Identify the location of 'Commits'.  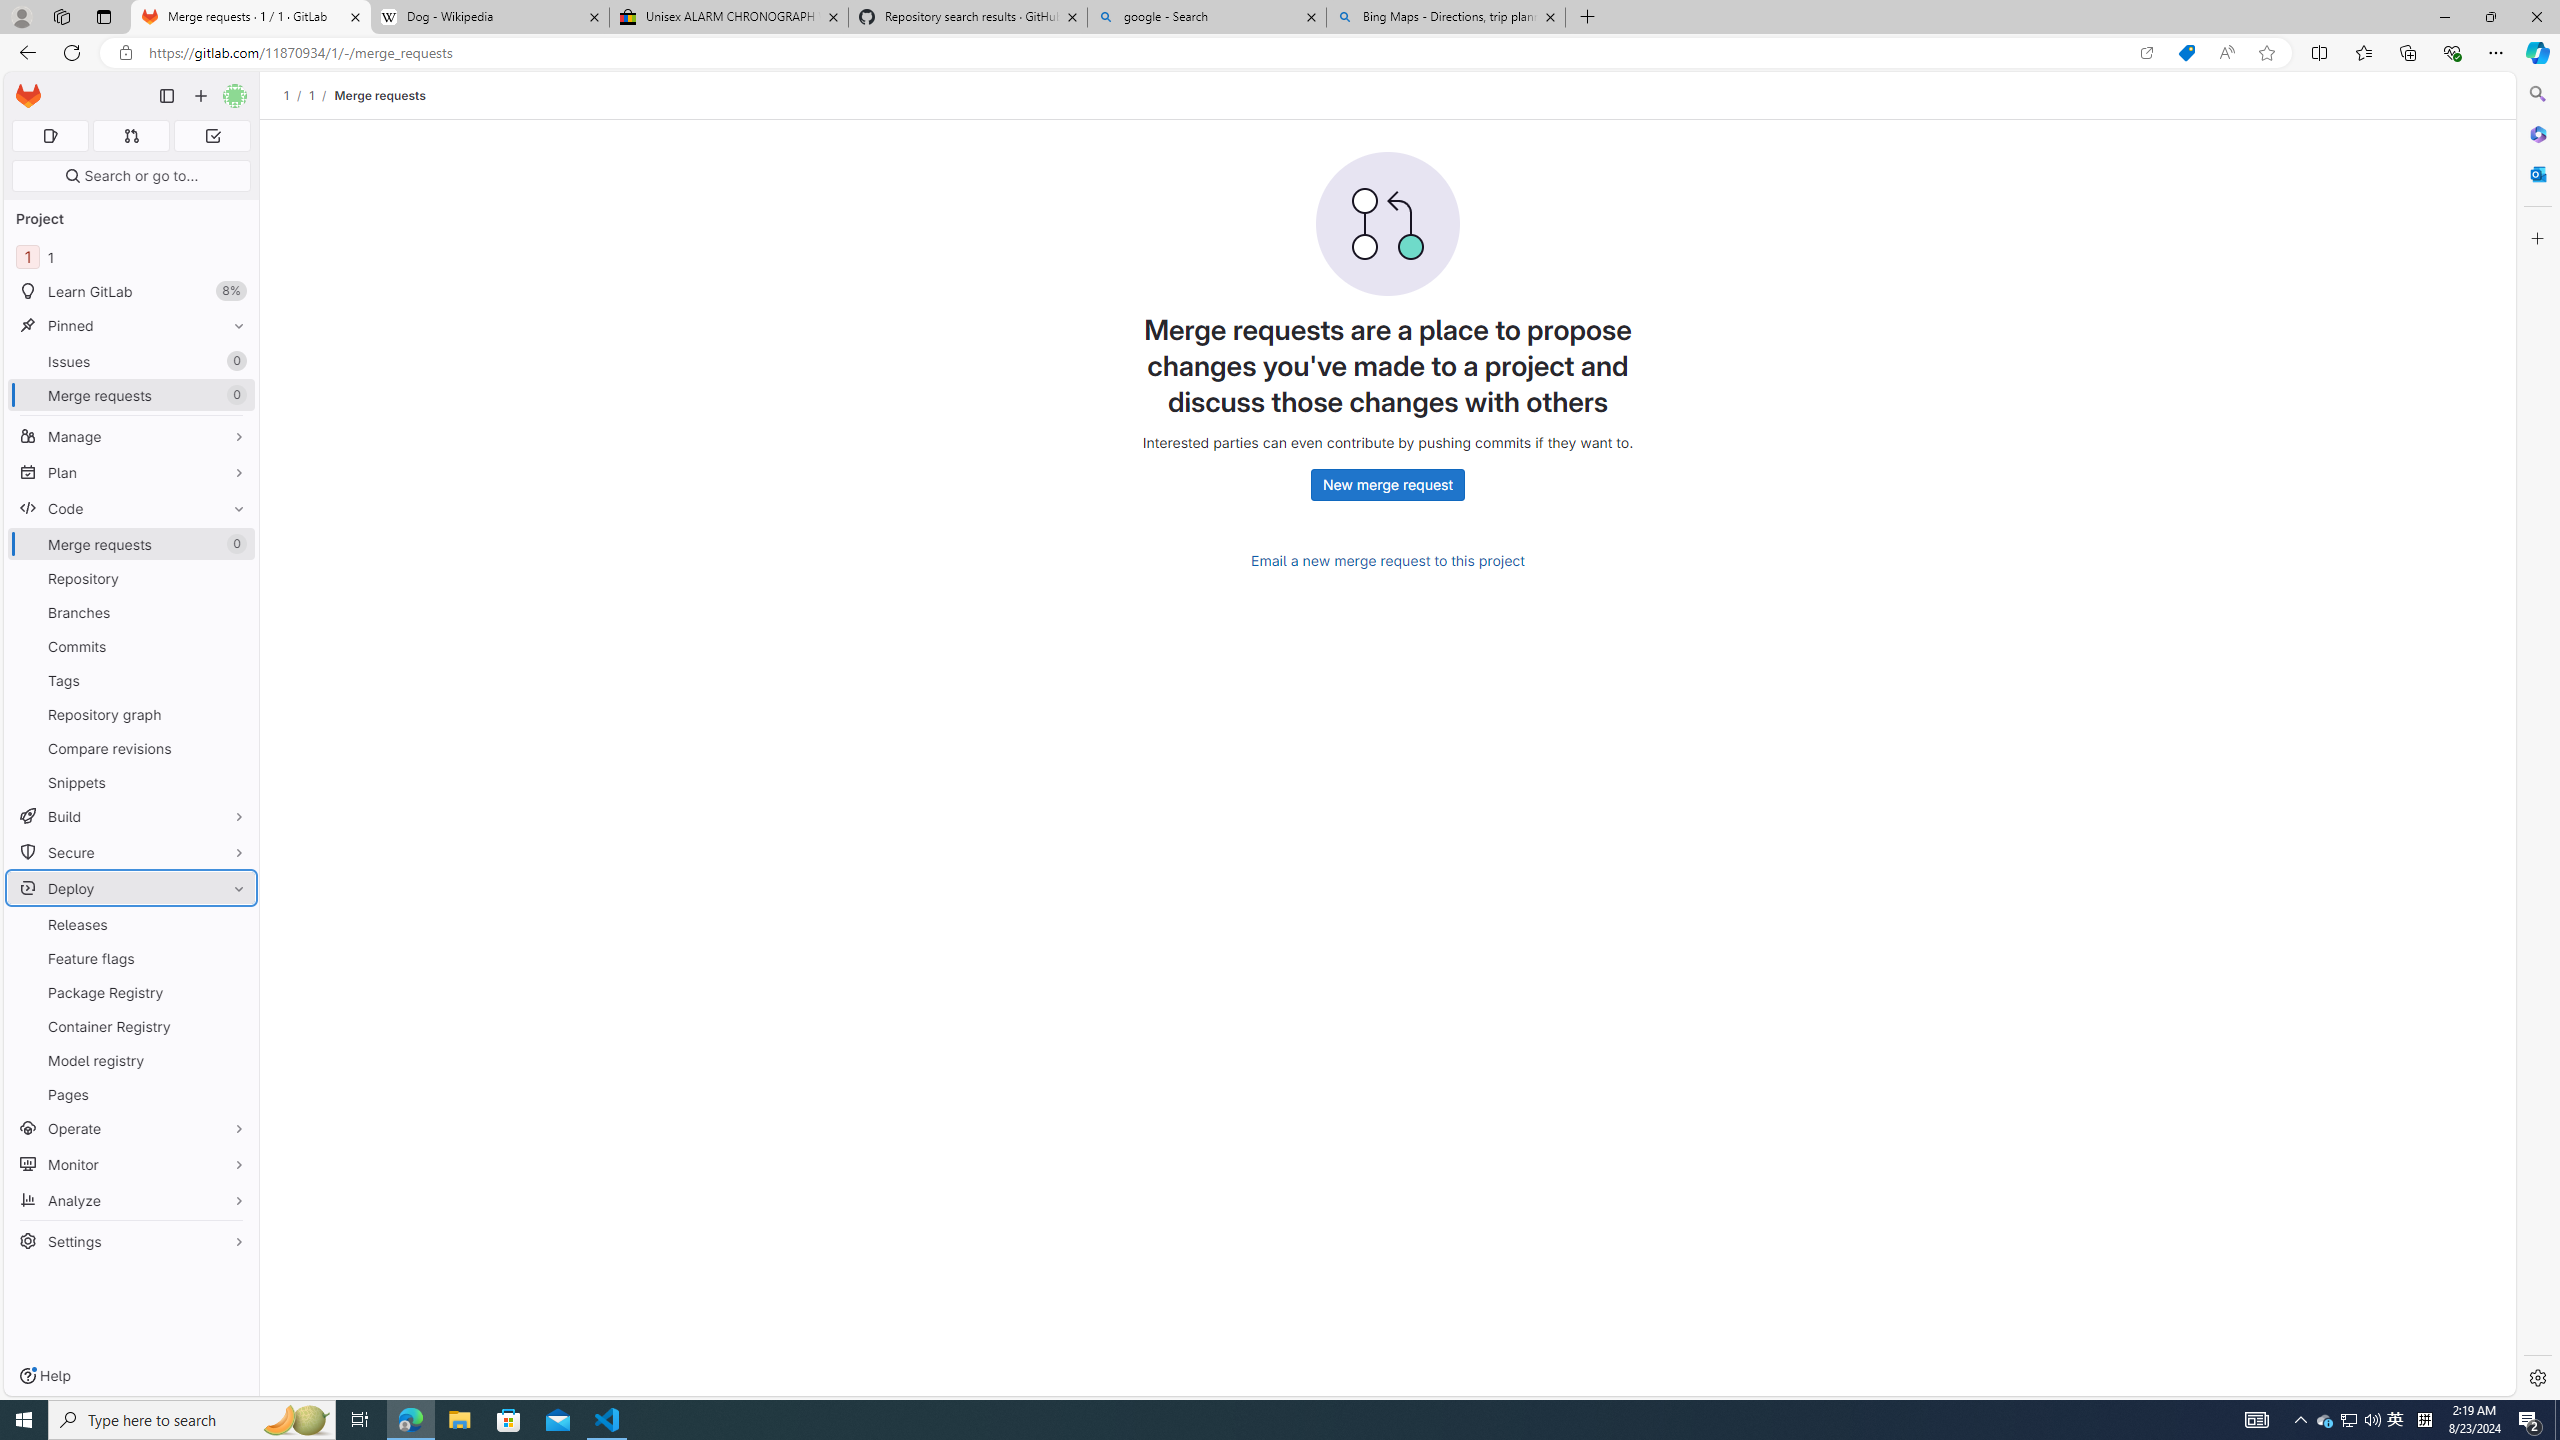
(130, 646).